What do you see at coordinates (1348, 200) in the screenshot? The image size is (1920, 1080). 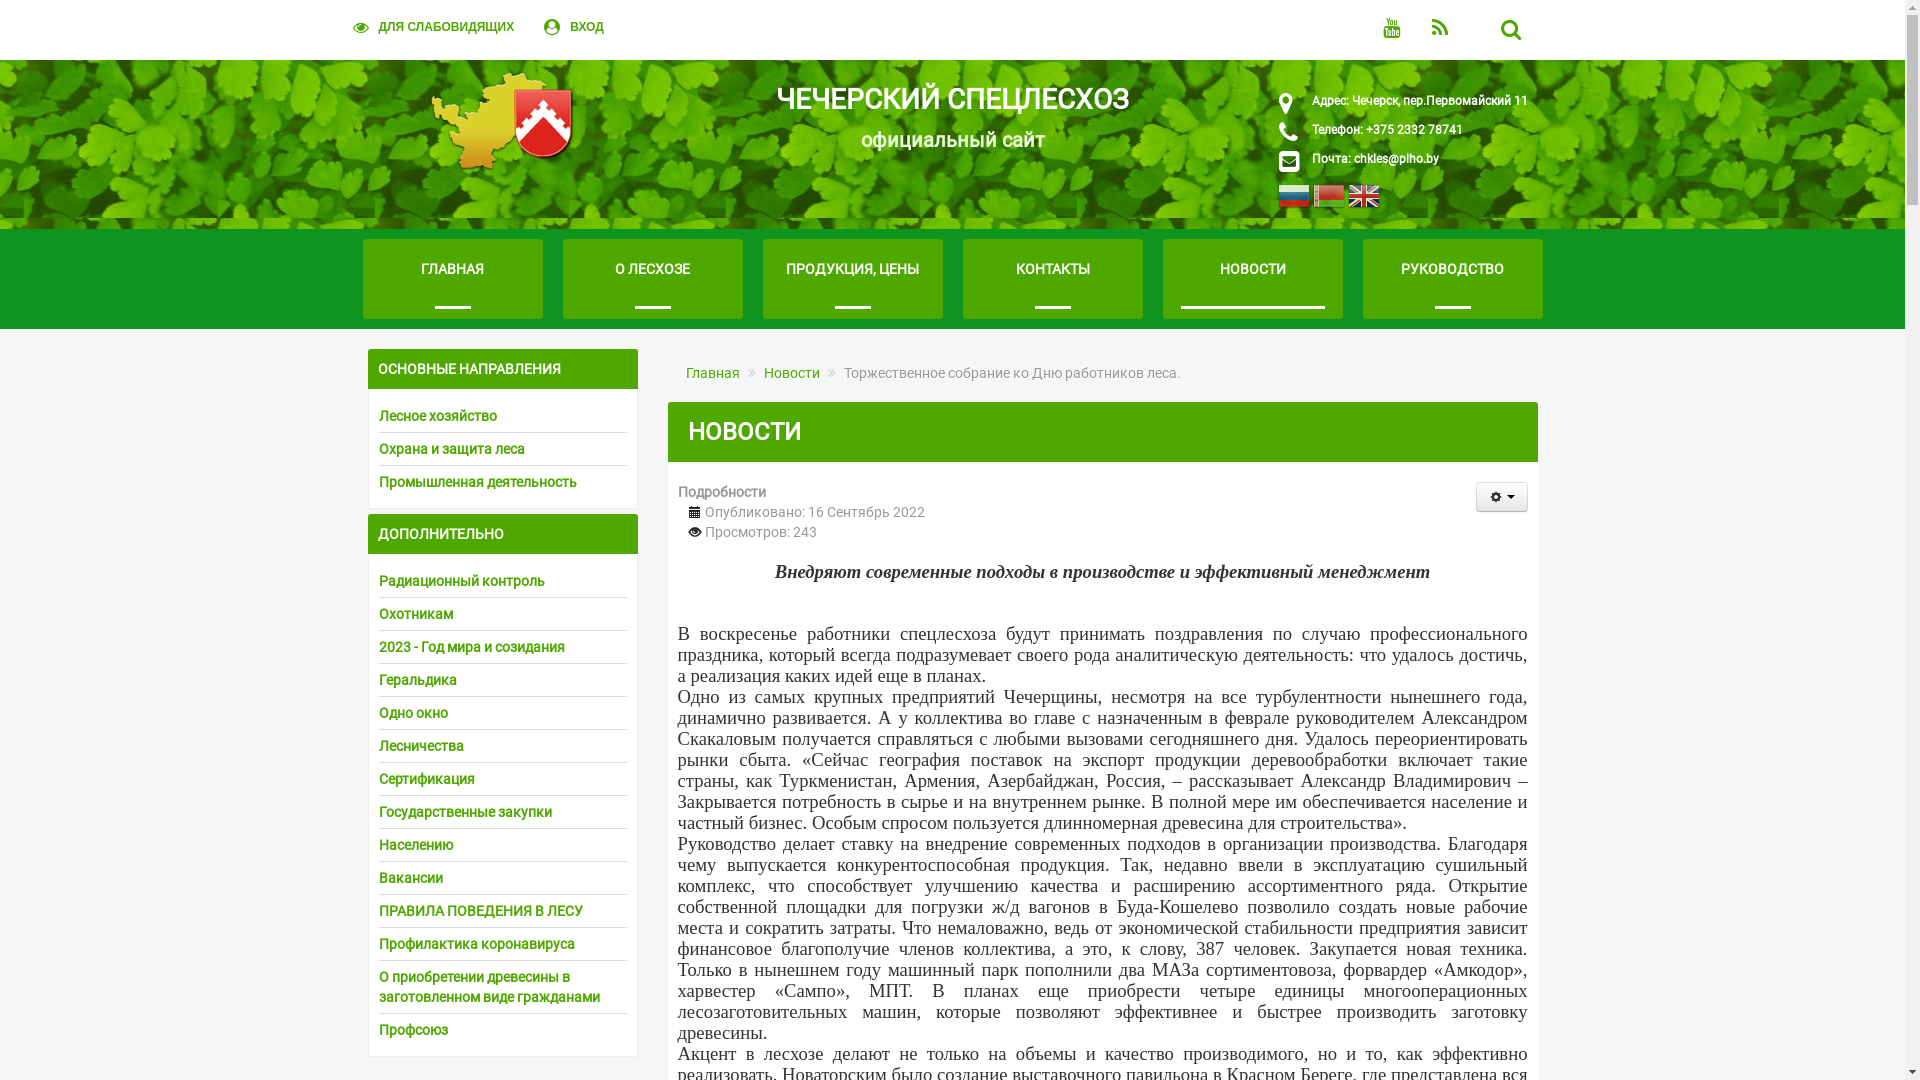 I see `'English'` at bounding box center [1348, 200].